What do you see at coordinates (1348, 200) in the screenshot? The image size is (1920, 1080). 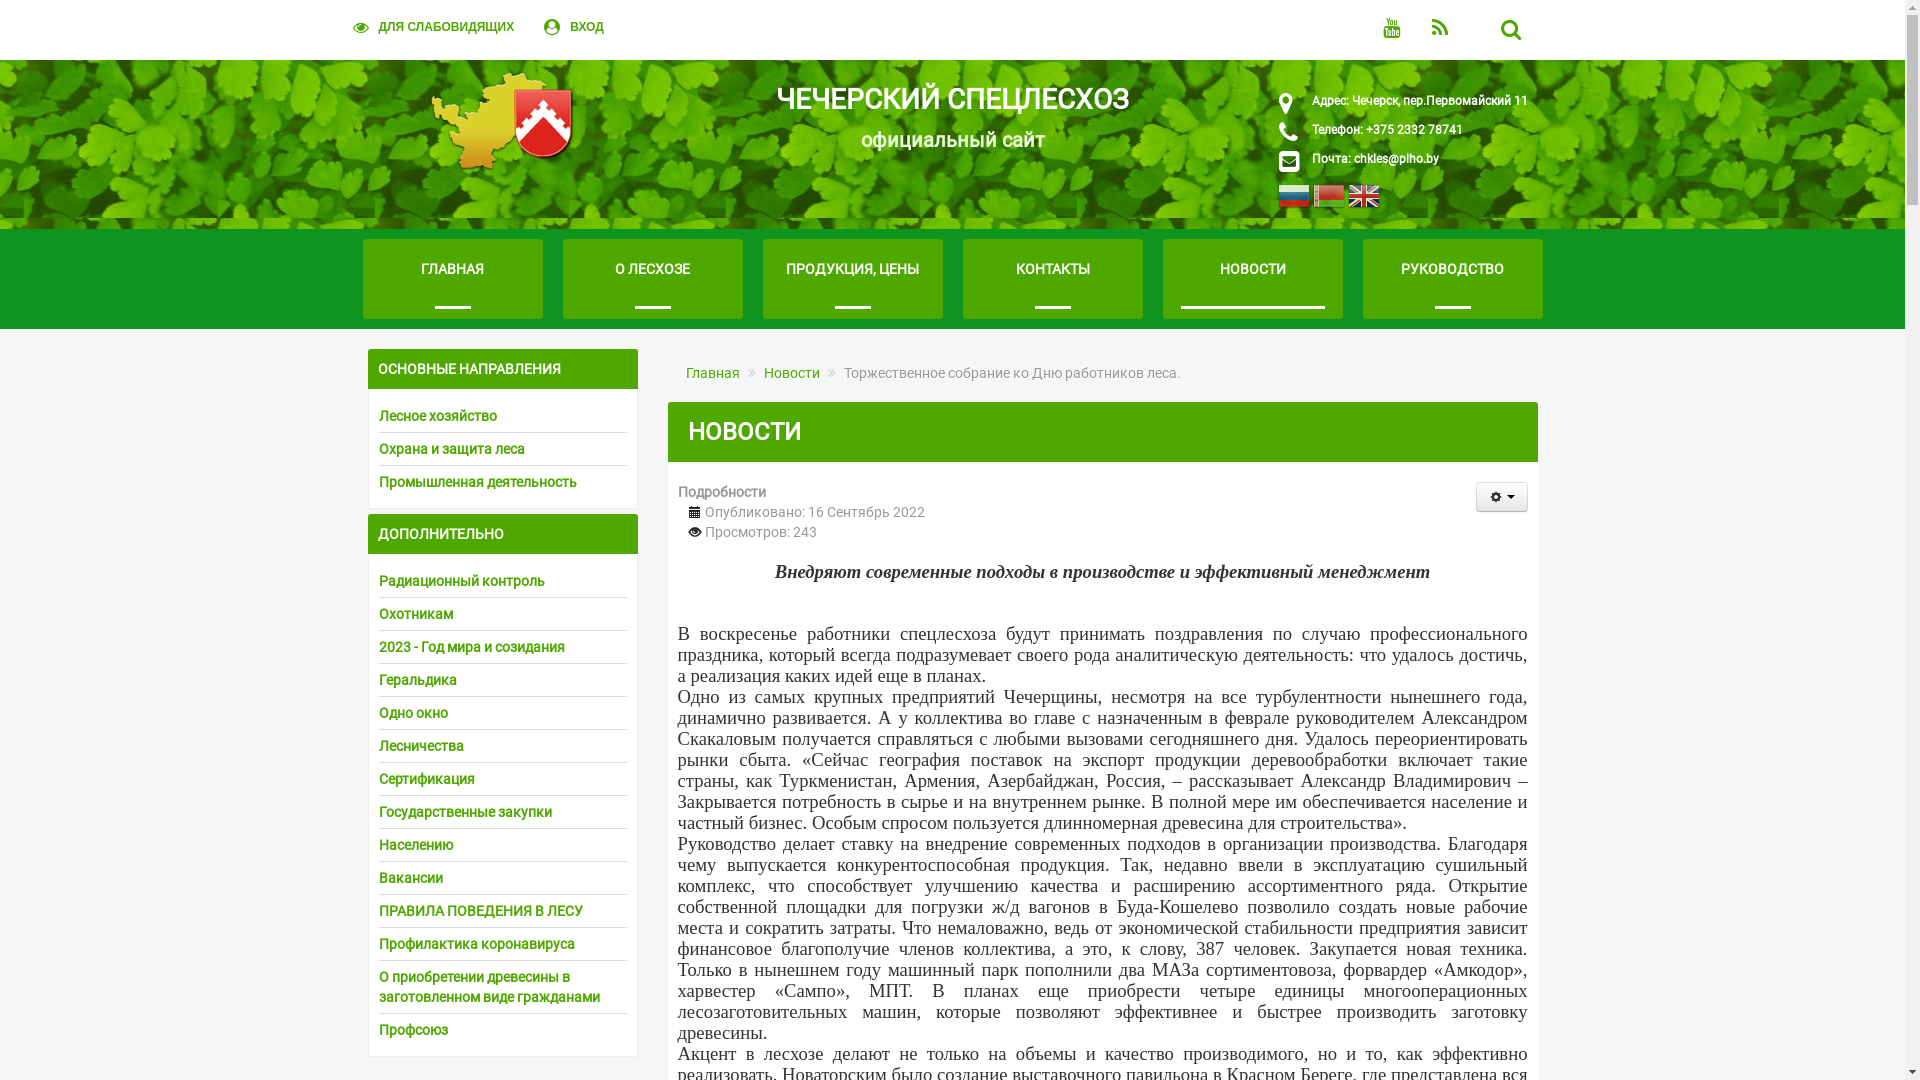 I see `'English'` at bounding box center [1348, 200].